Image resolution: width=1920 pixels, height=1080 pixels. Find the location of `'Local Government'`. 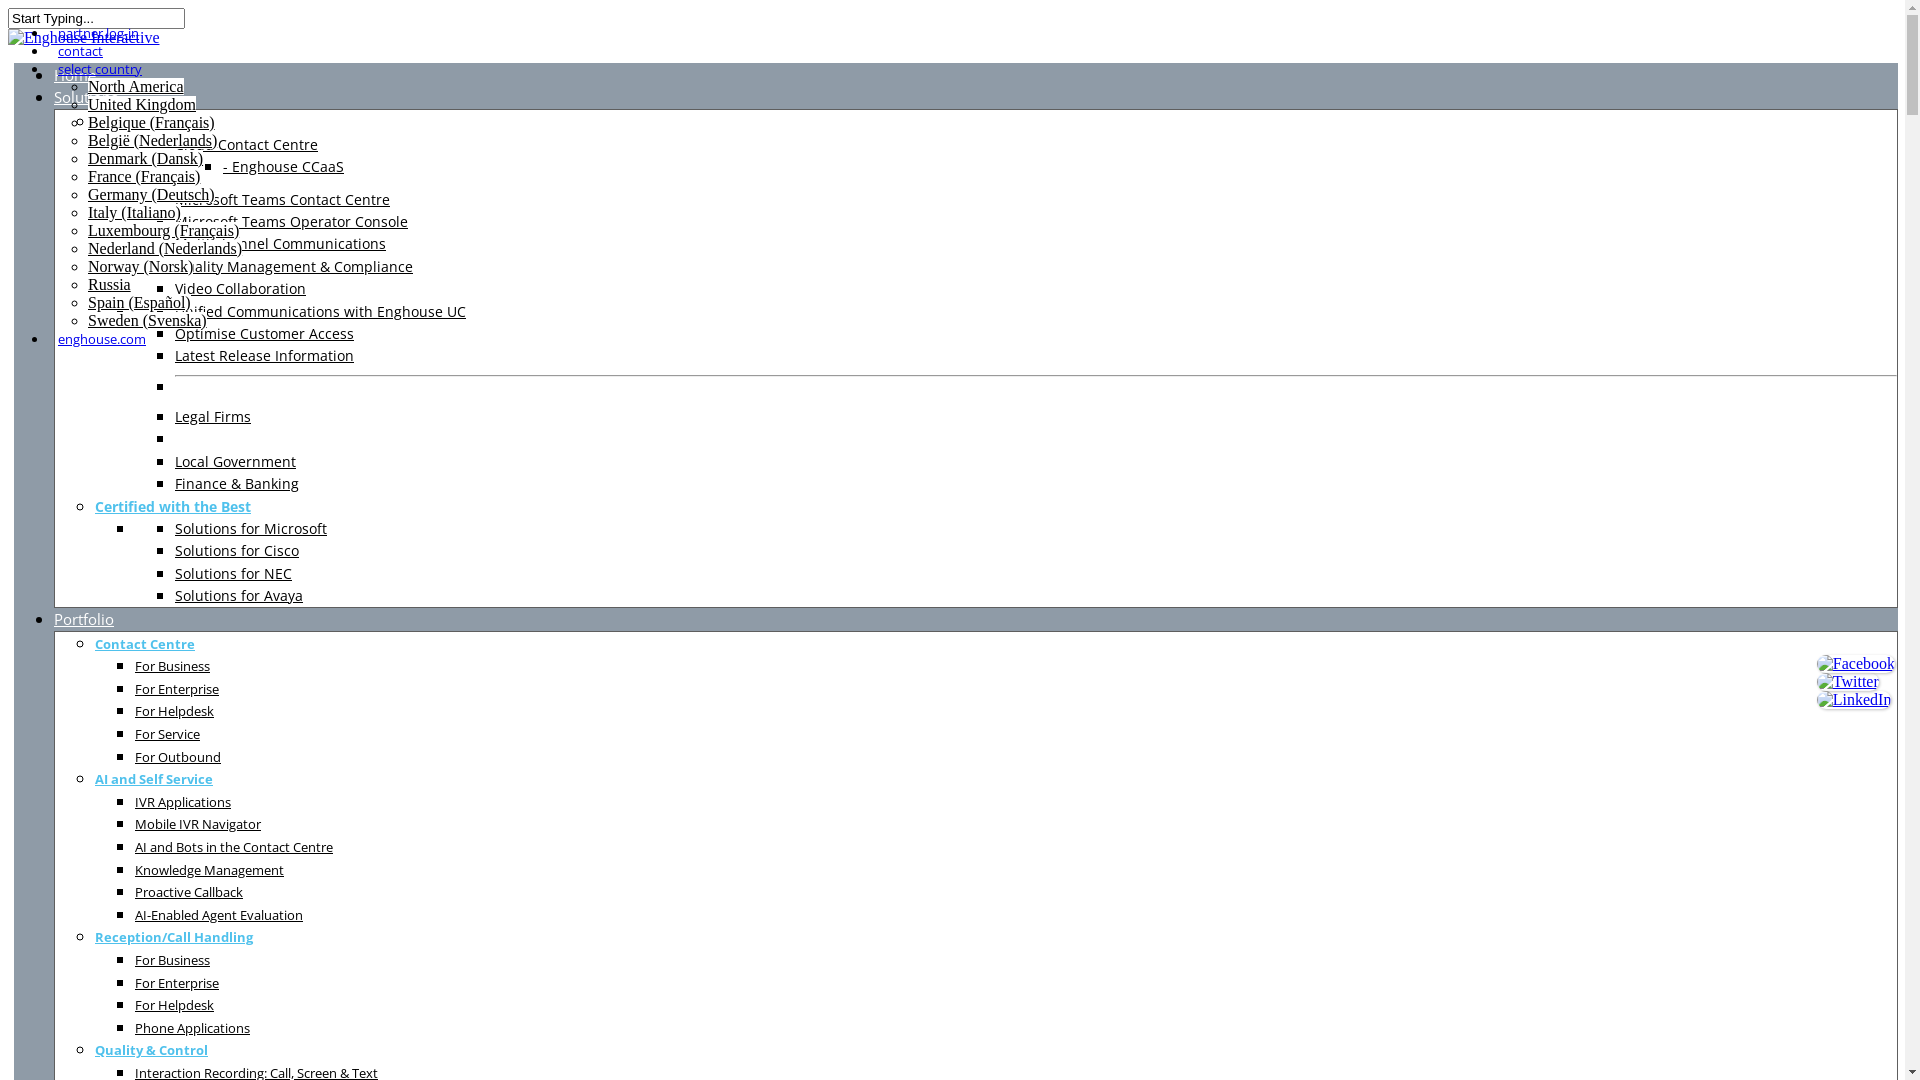

'Local Government' is located at coordinates (235, 461).